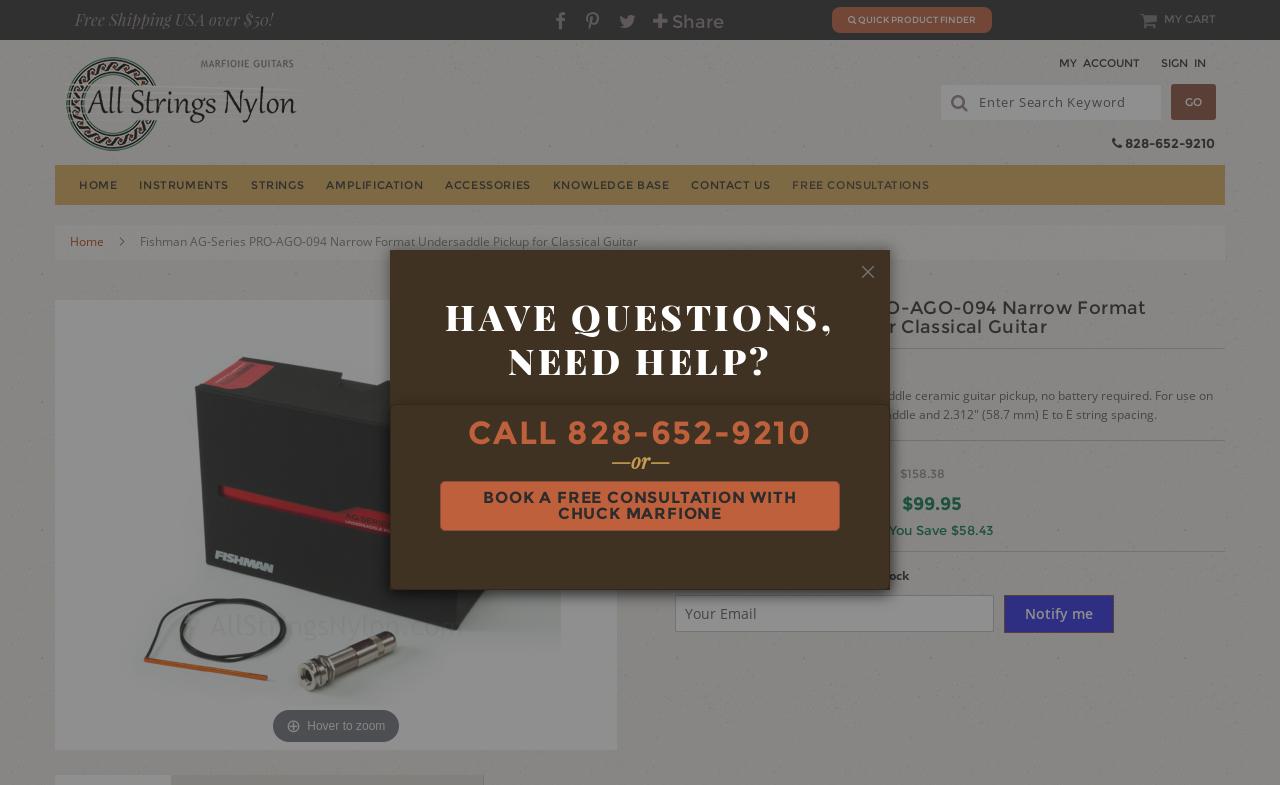 Image resolution: width=1280 pixels, height=785 pixels. I want to click on 'Renaissance Lute', so click(1032, 324).